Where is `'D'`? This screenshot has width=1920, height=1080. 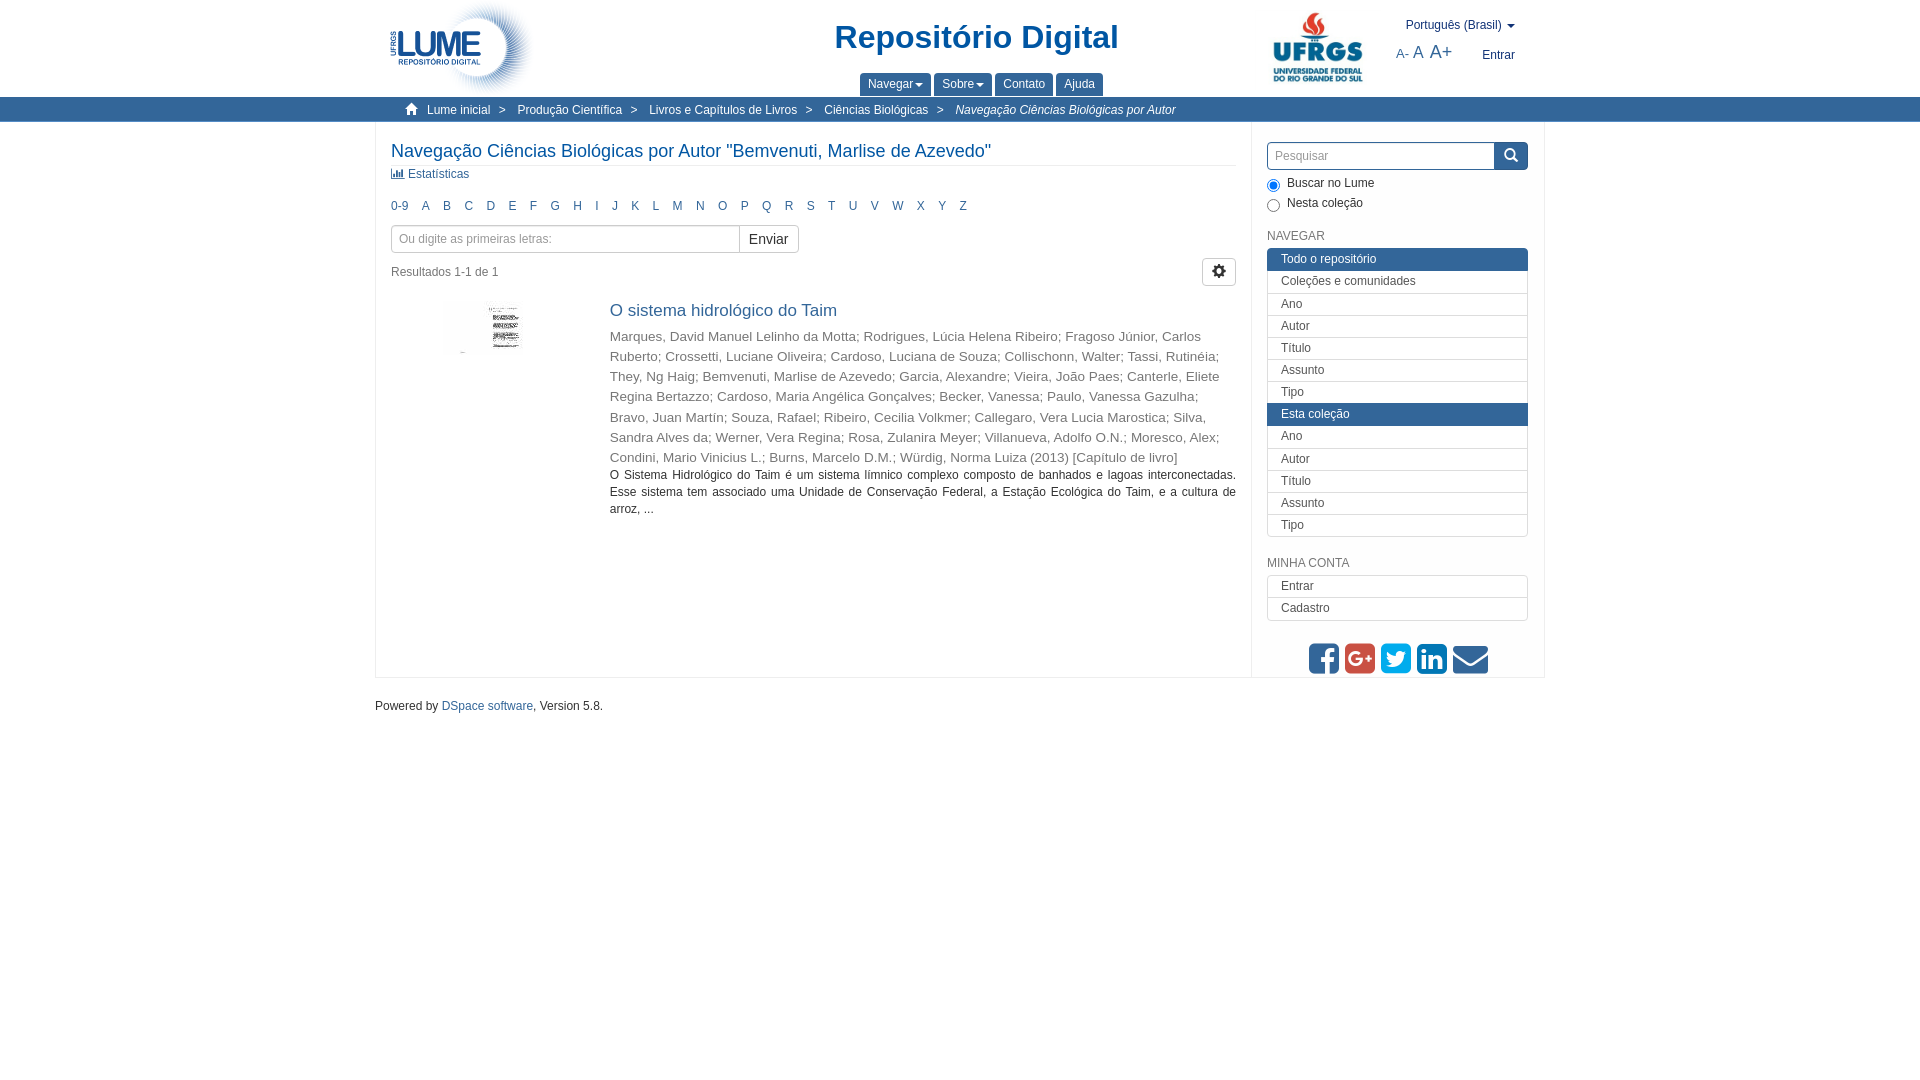 'D' is located at coordinates (485, 205).